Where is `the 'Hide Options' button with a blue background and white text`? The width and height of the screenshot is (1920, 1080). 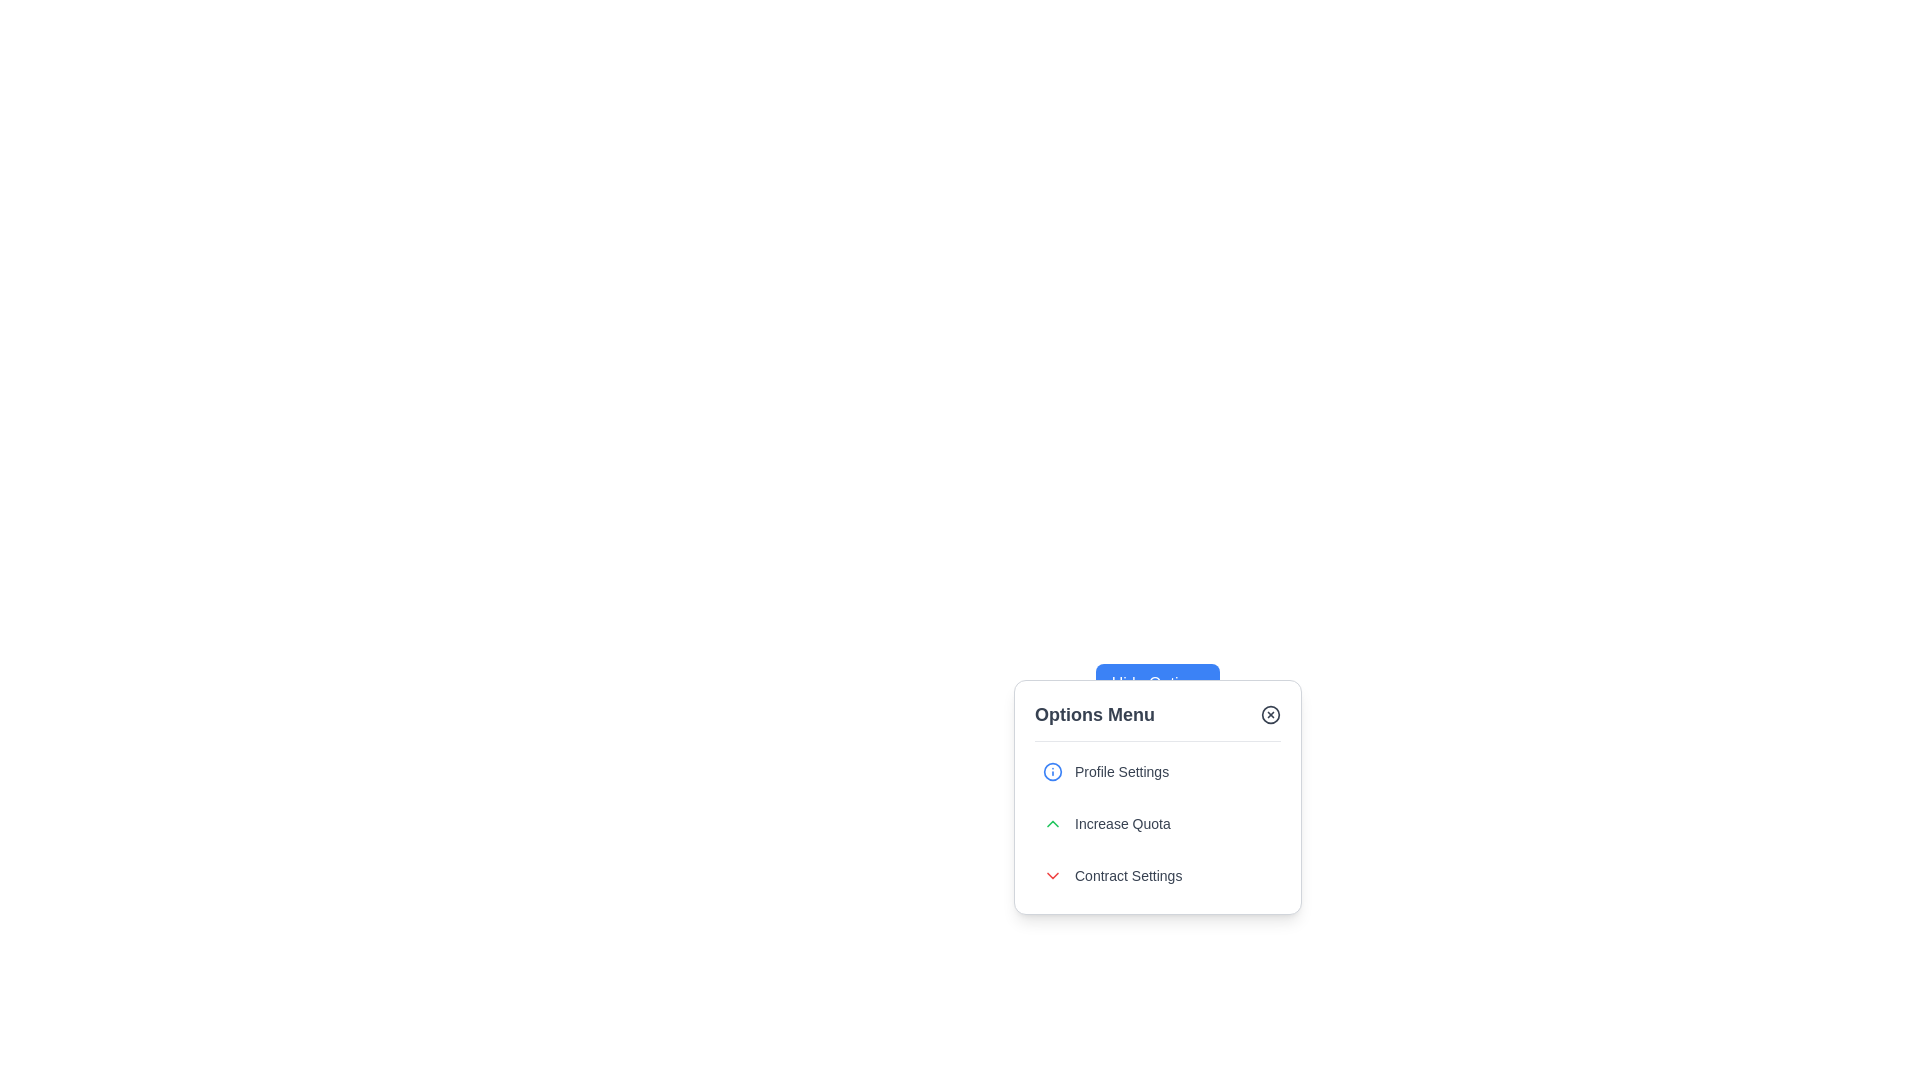 the 'Hide Options' button with a blue background and white text is located at coordinates (1157, 682).